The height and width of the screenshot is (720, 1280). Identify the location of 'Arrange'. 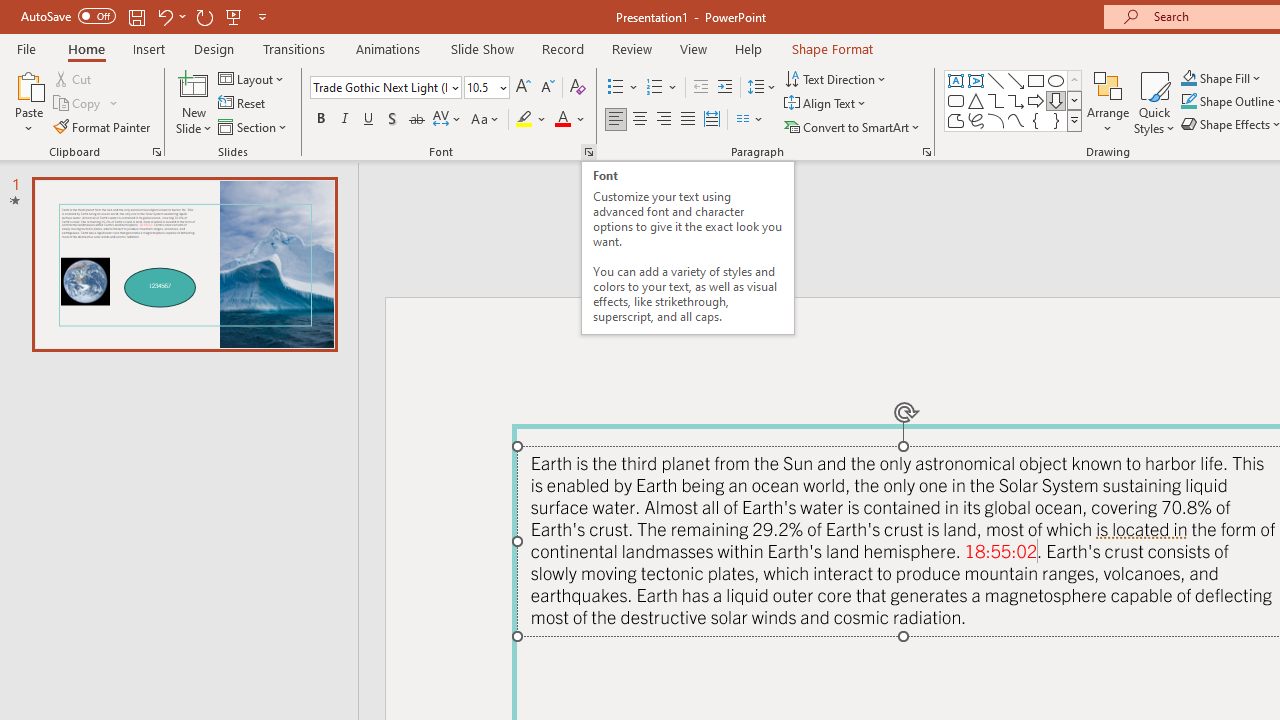
(1107, 103).